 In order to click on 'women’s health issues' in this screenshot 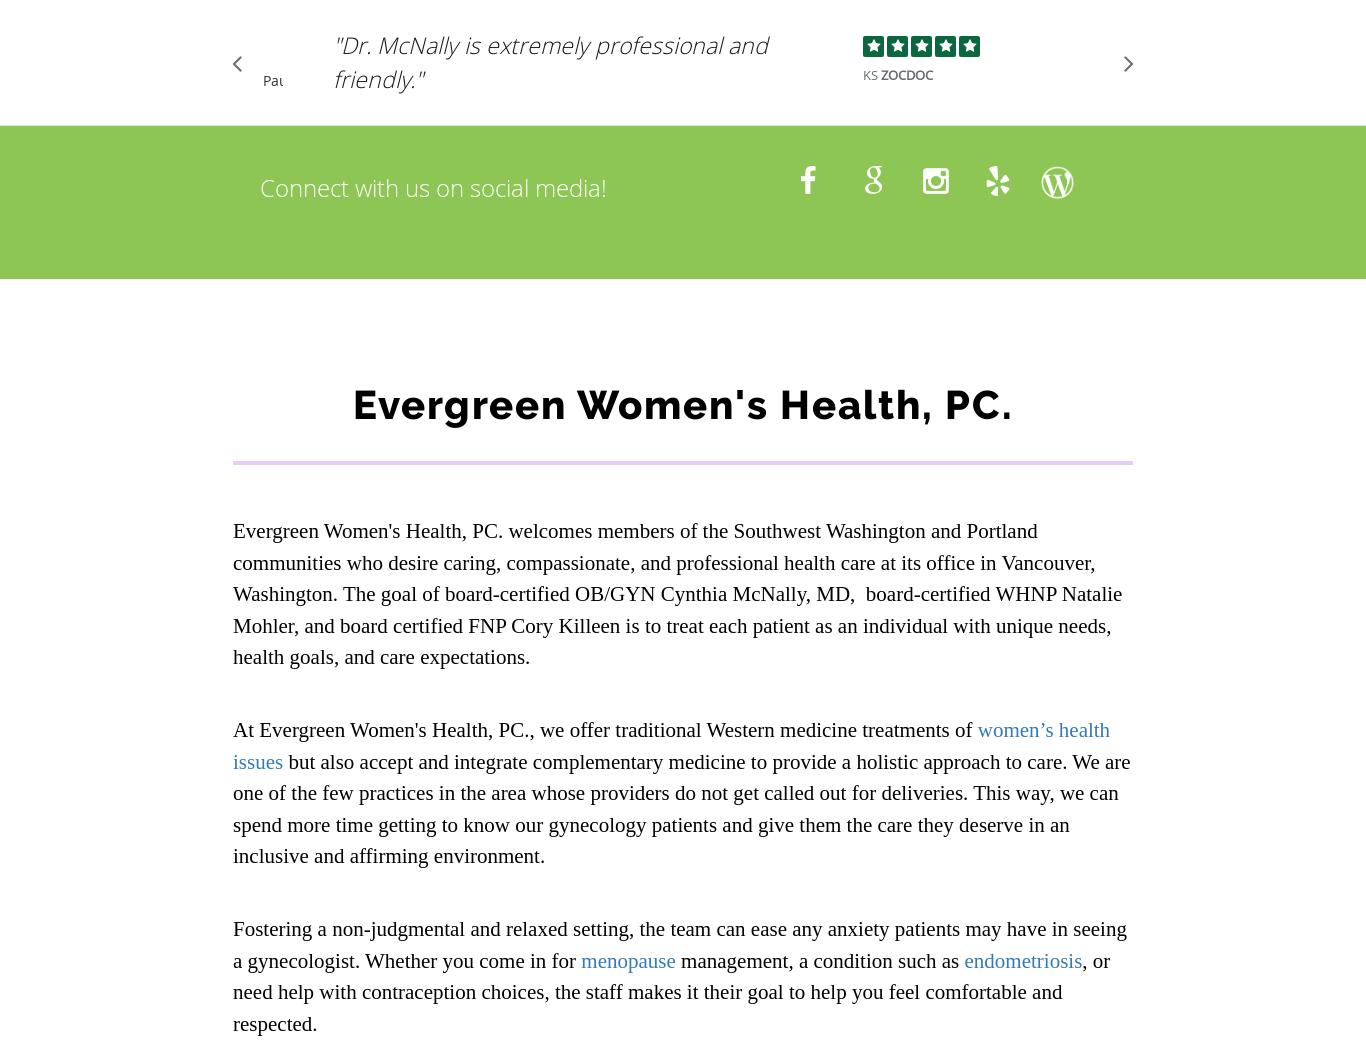, I will do `click(670, 745)`.